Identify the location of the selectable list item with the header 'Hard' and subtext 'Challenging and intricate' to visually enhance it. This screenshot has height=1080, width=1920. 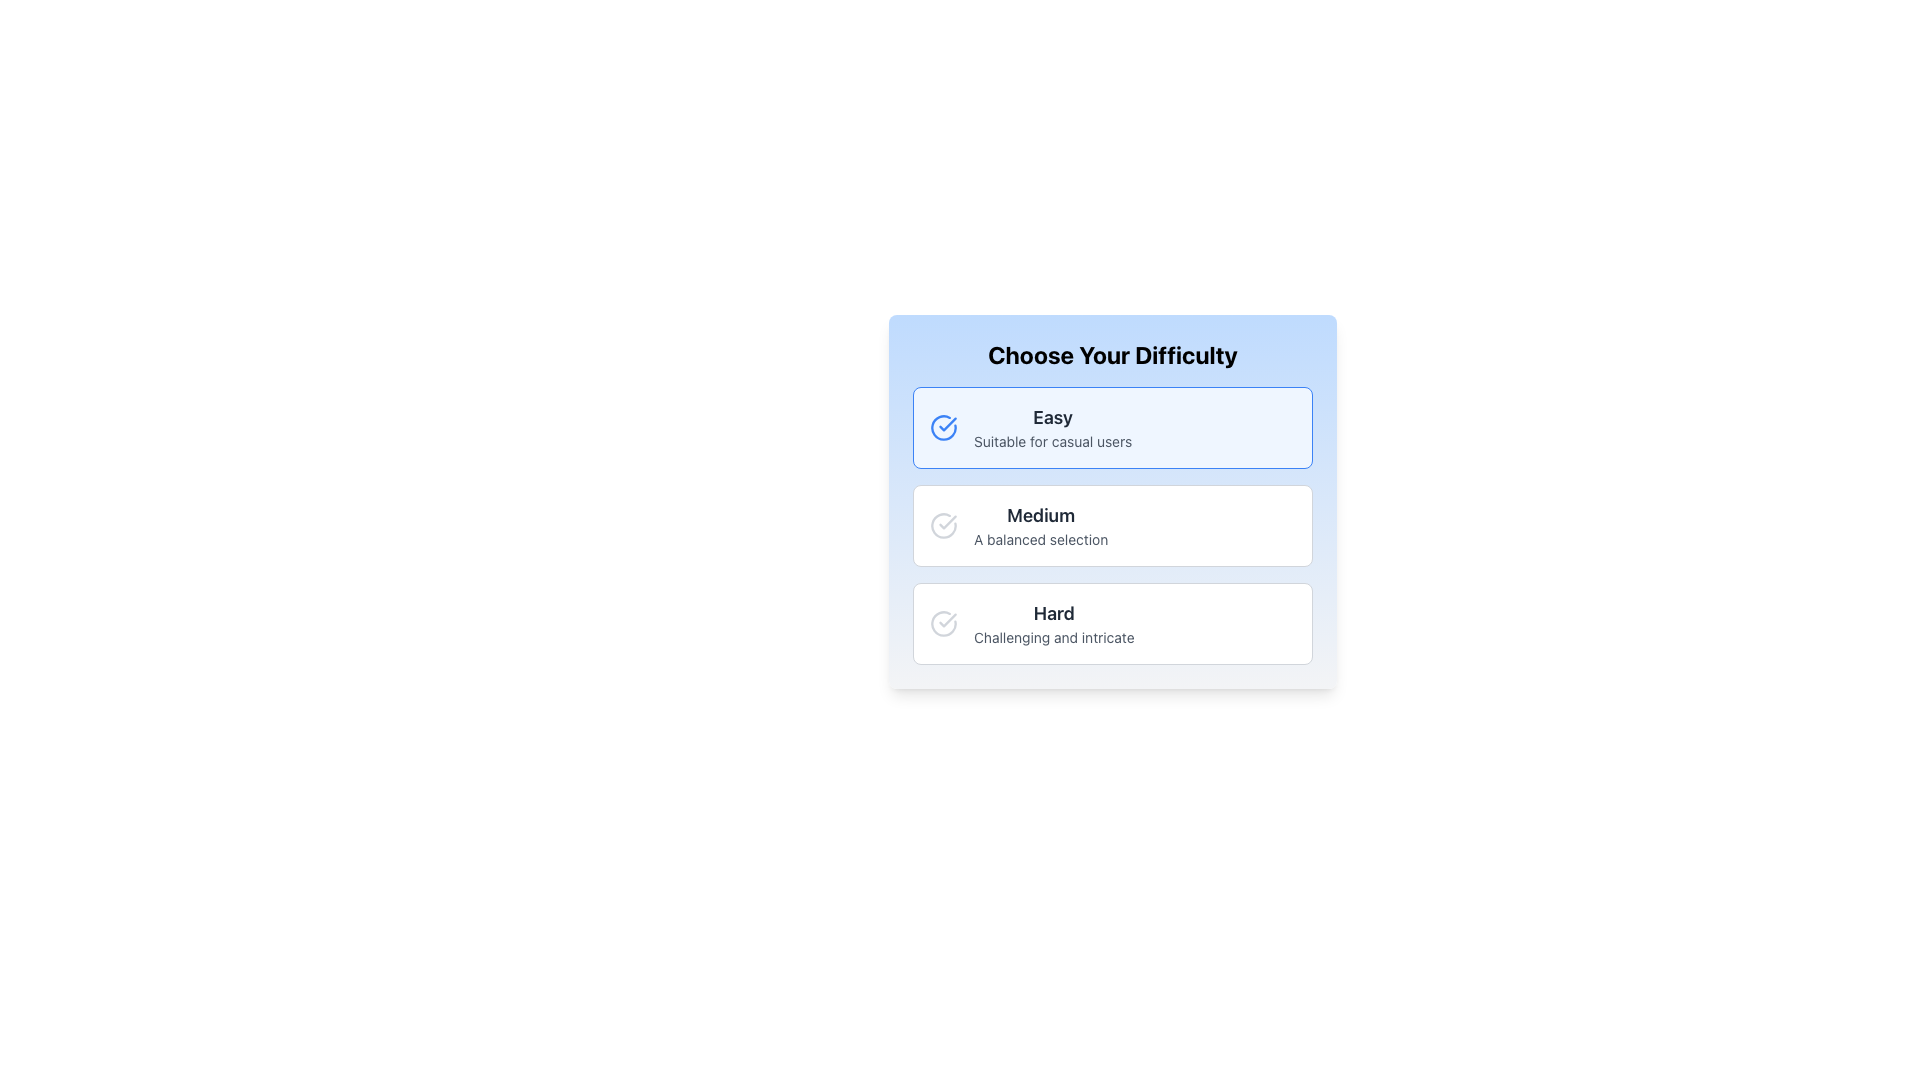
(1112, 623).